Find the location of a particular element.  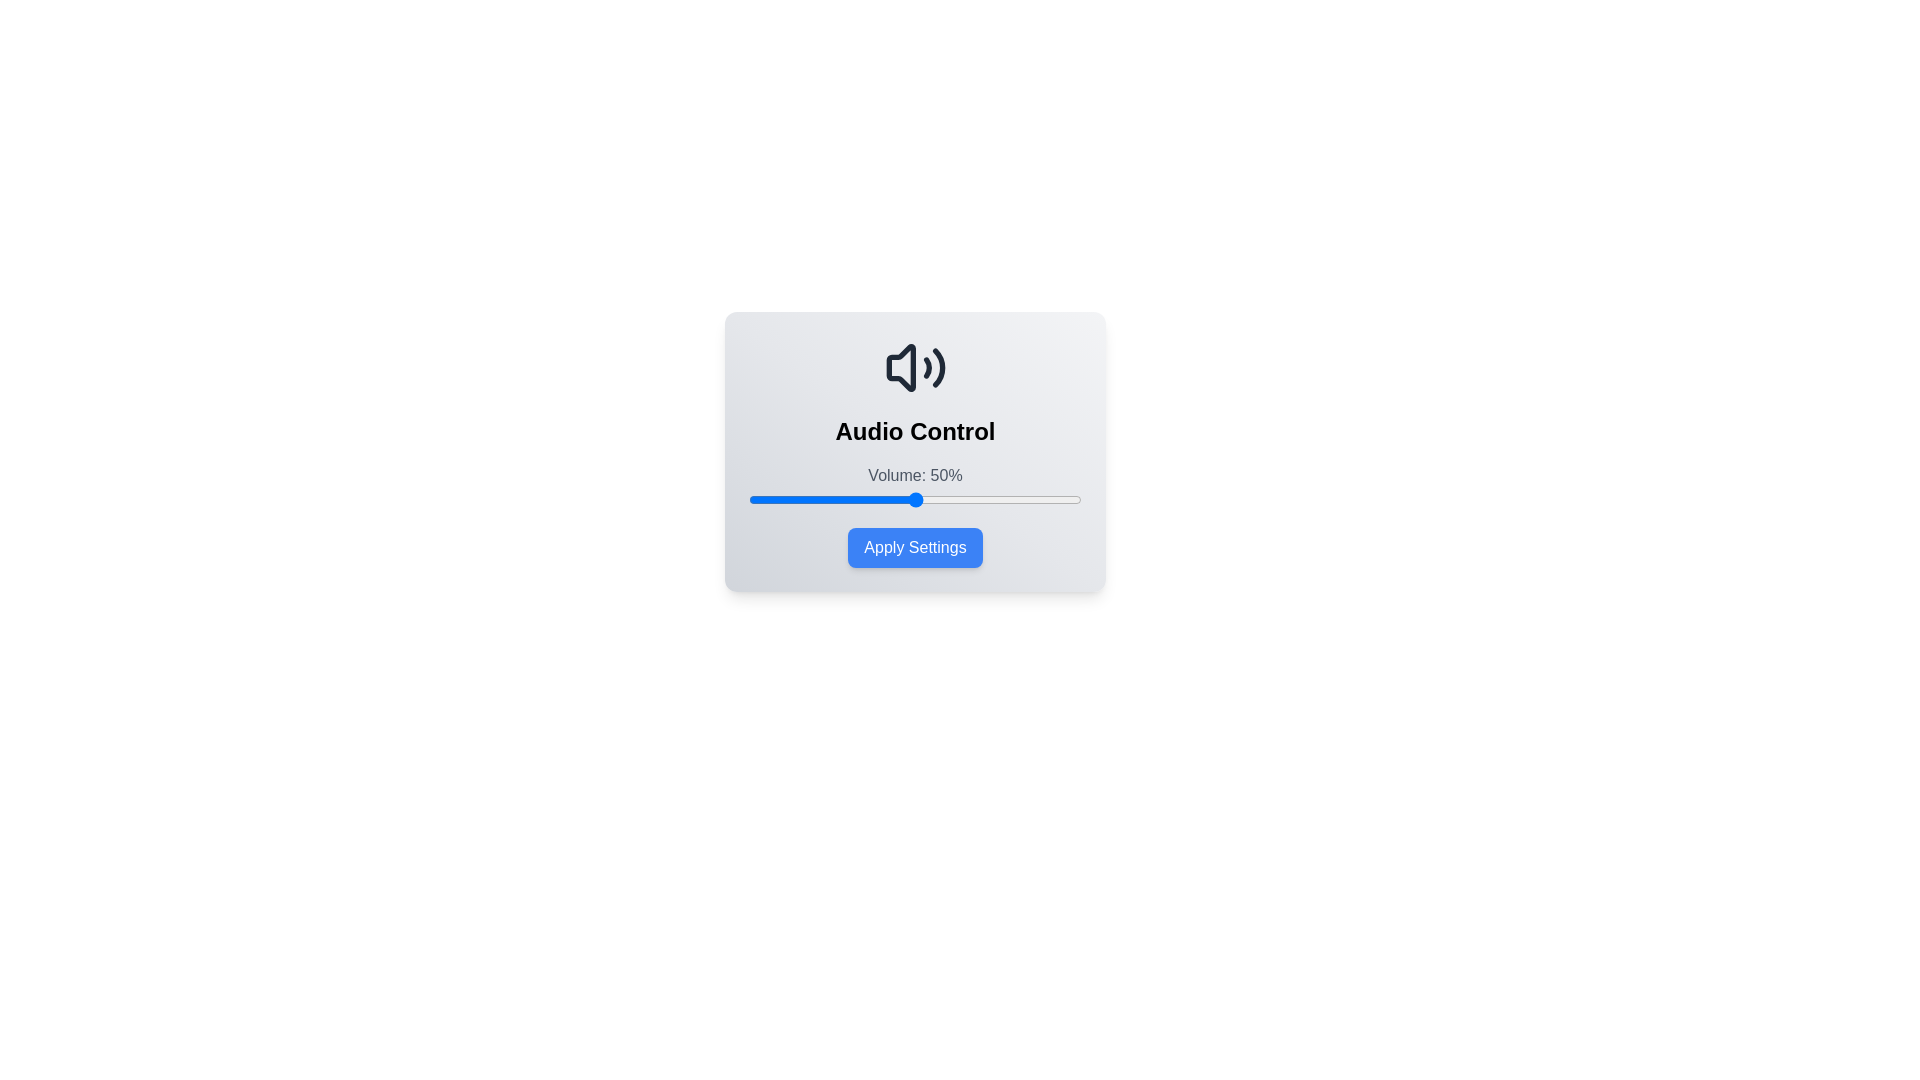

the 'Apply' button located at the bottom of the 'Audio Control' card is located at coordinates (914, 547).